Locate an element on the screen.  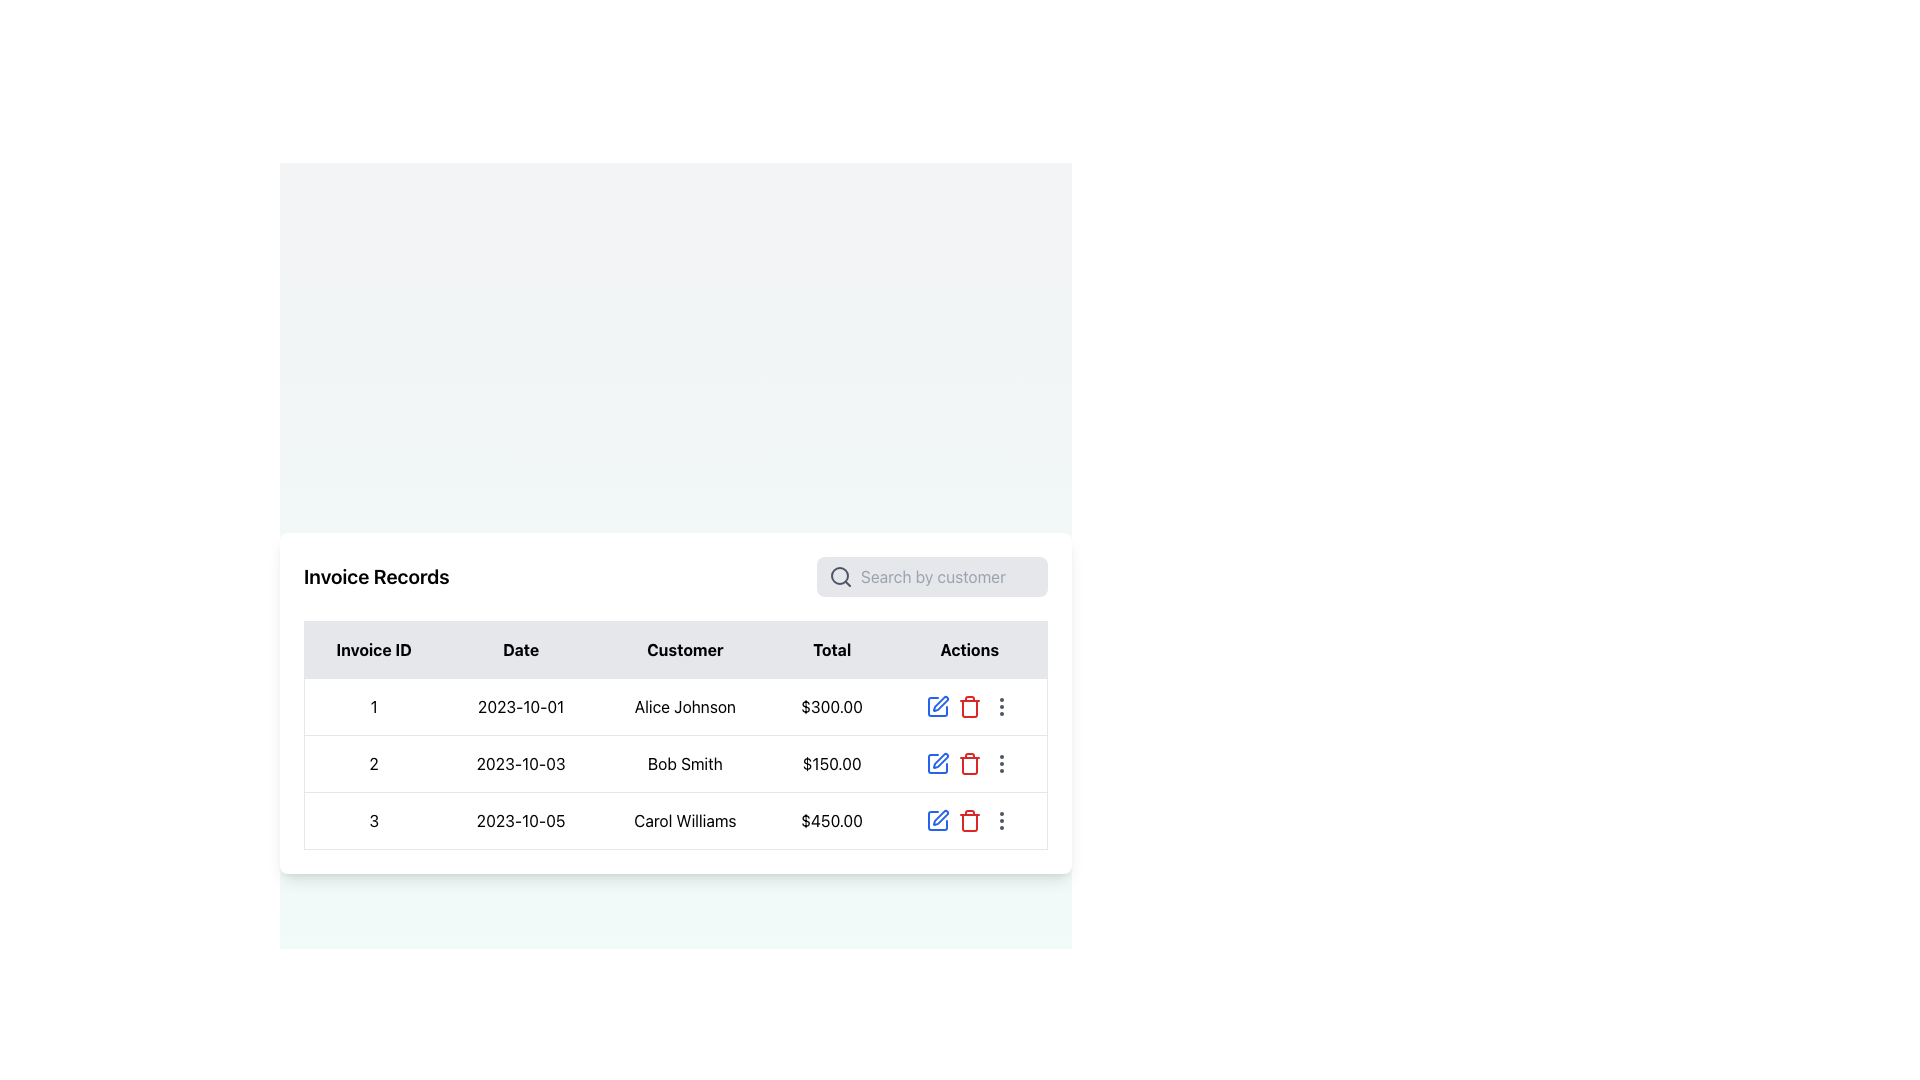
information contained in the third row of the 'Invoice Records' table, which includes the invoice ID, date, customer name, and total amount is located at coordinates (676, 820).